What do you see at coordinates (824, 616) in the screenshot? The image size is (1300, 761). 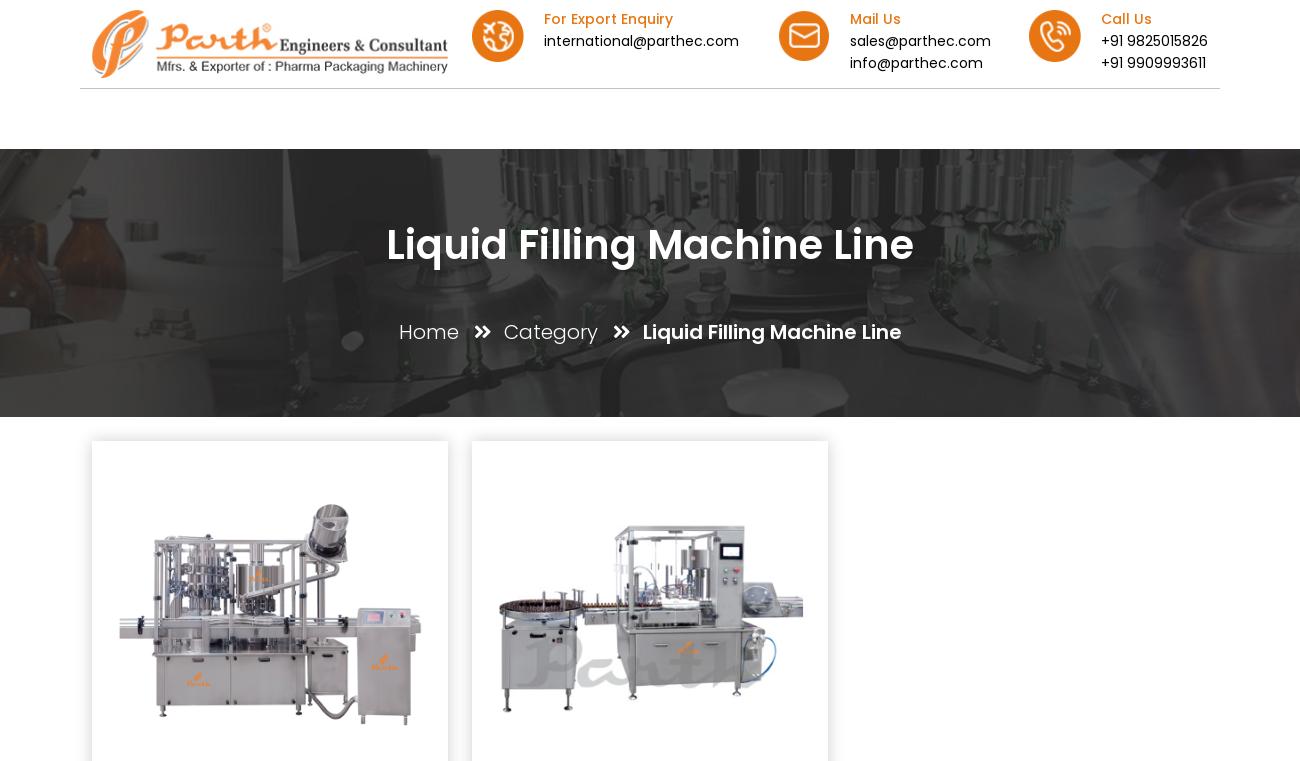 I see `'+91-9825015826'` at bounding box center [824, 616].